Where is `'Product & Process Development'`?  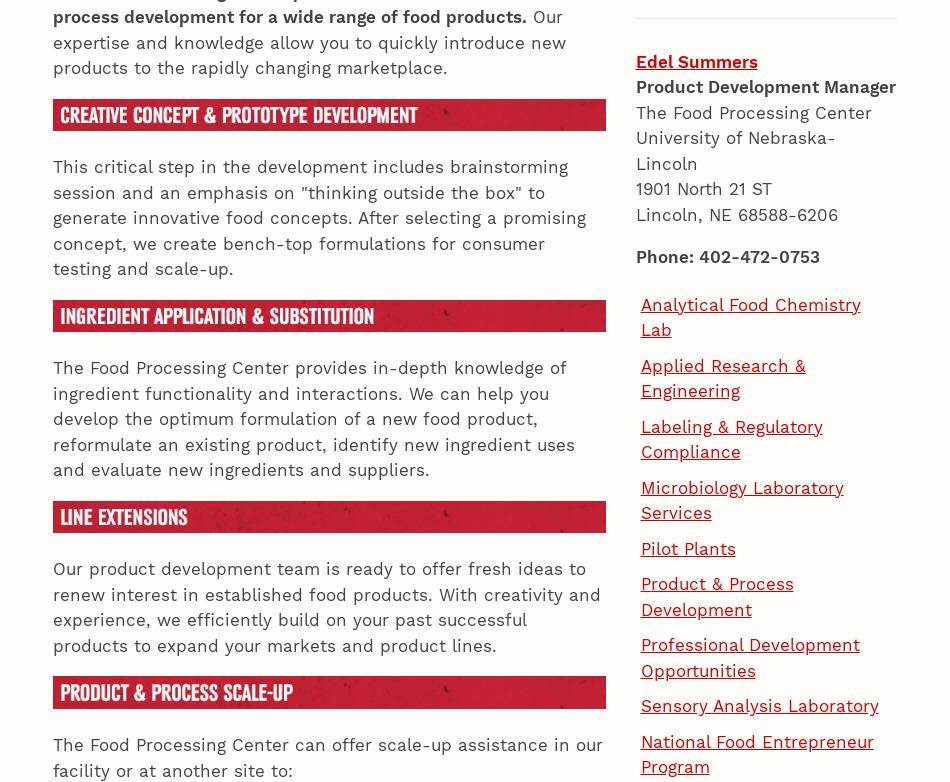 'Product & Process Development' is located at coordinates (640, 280).